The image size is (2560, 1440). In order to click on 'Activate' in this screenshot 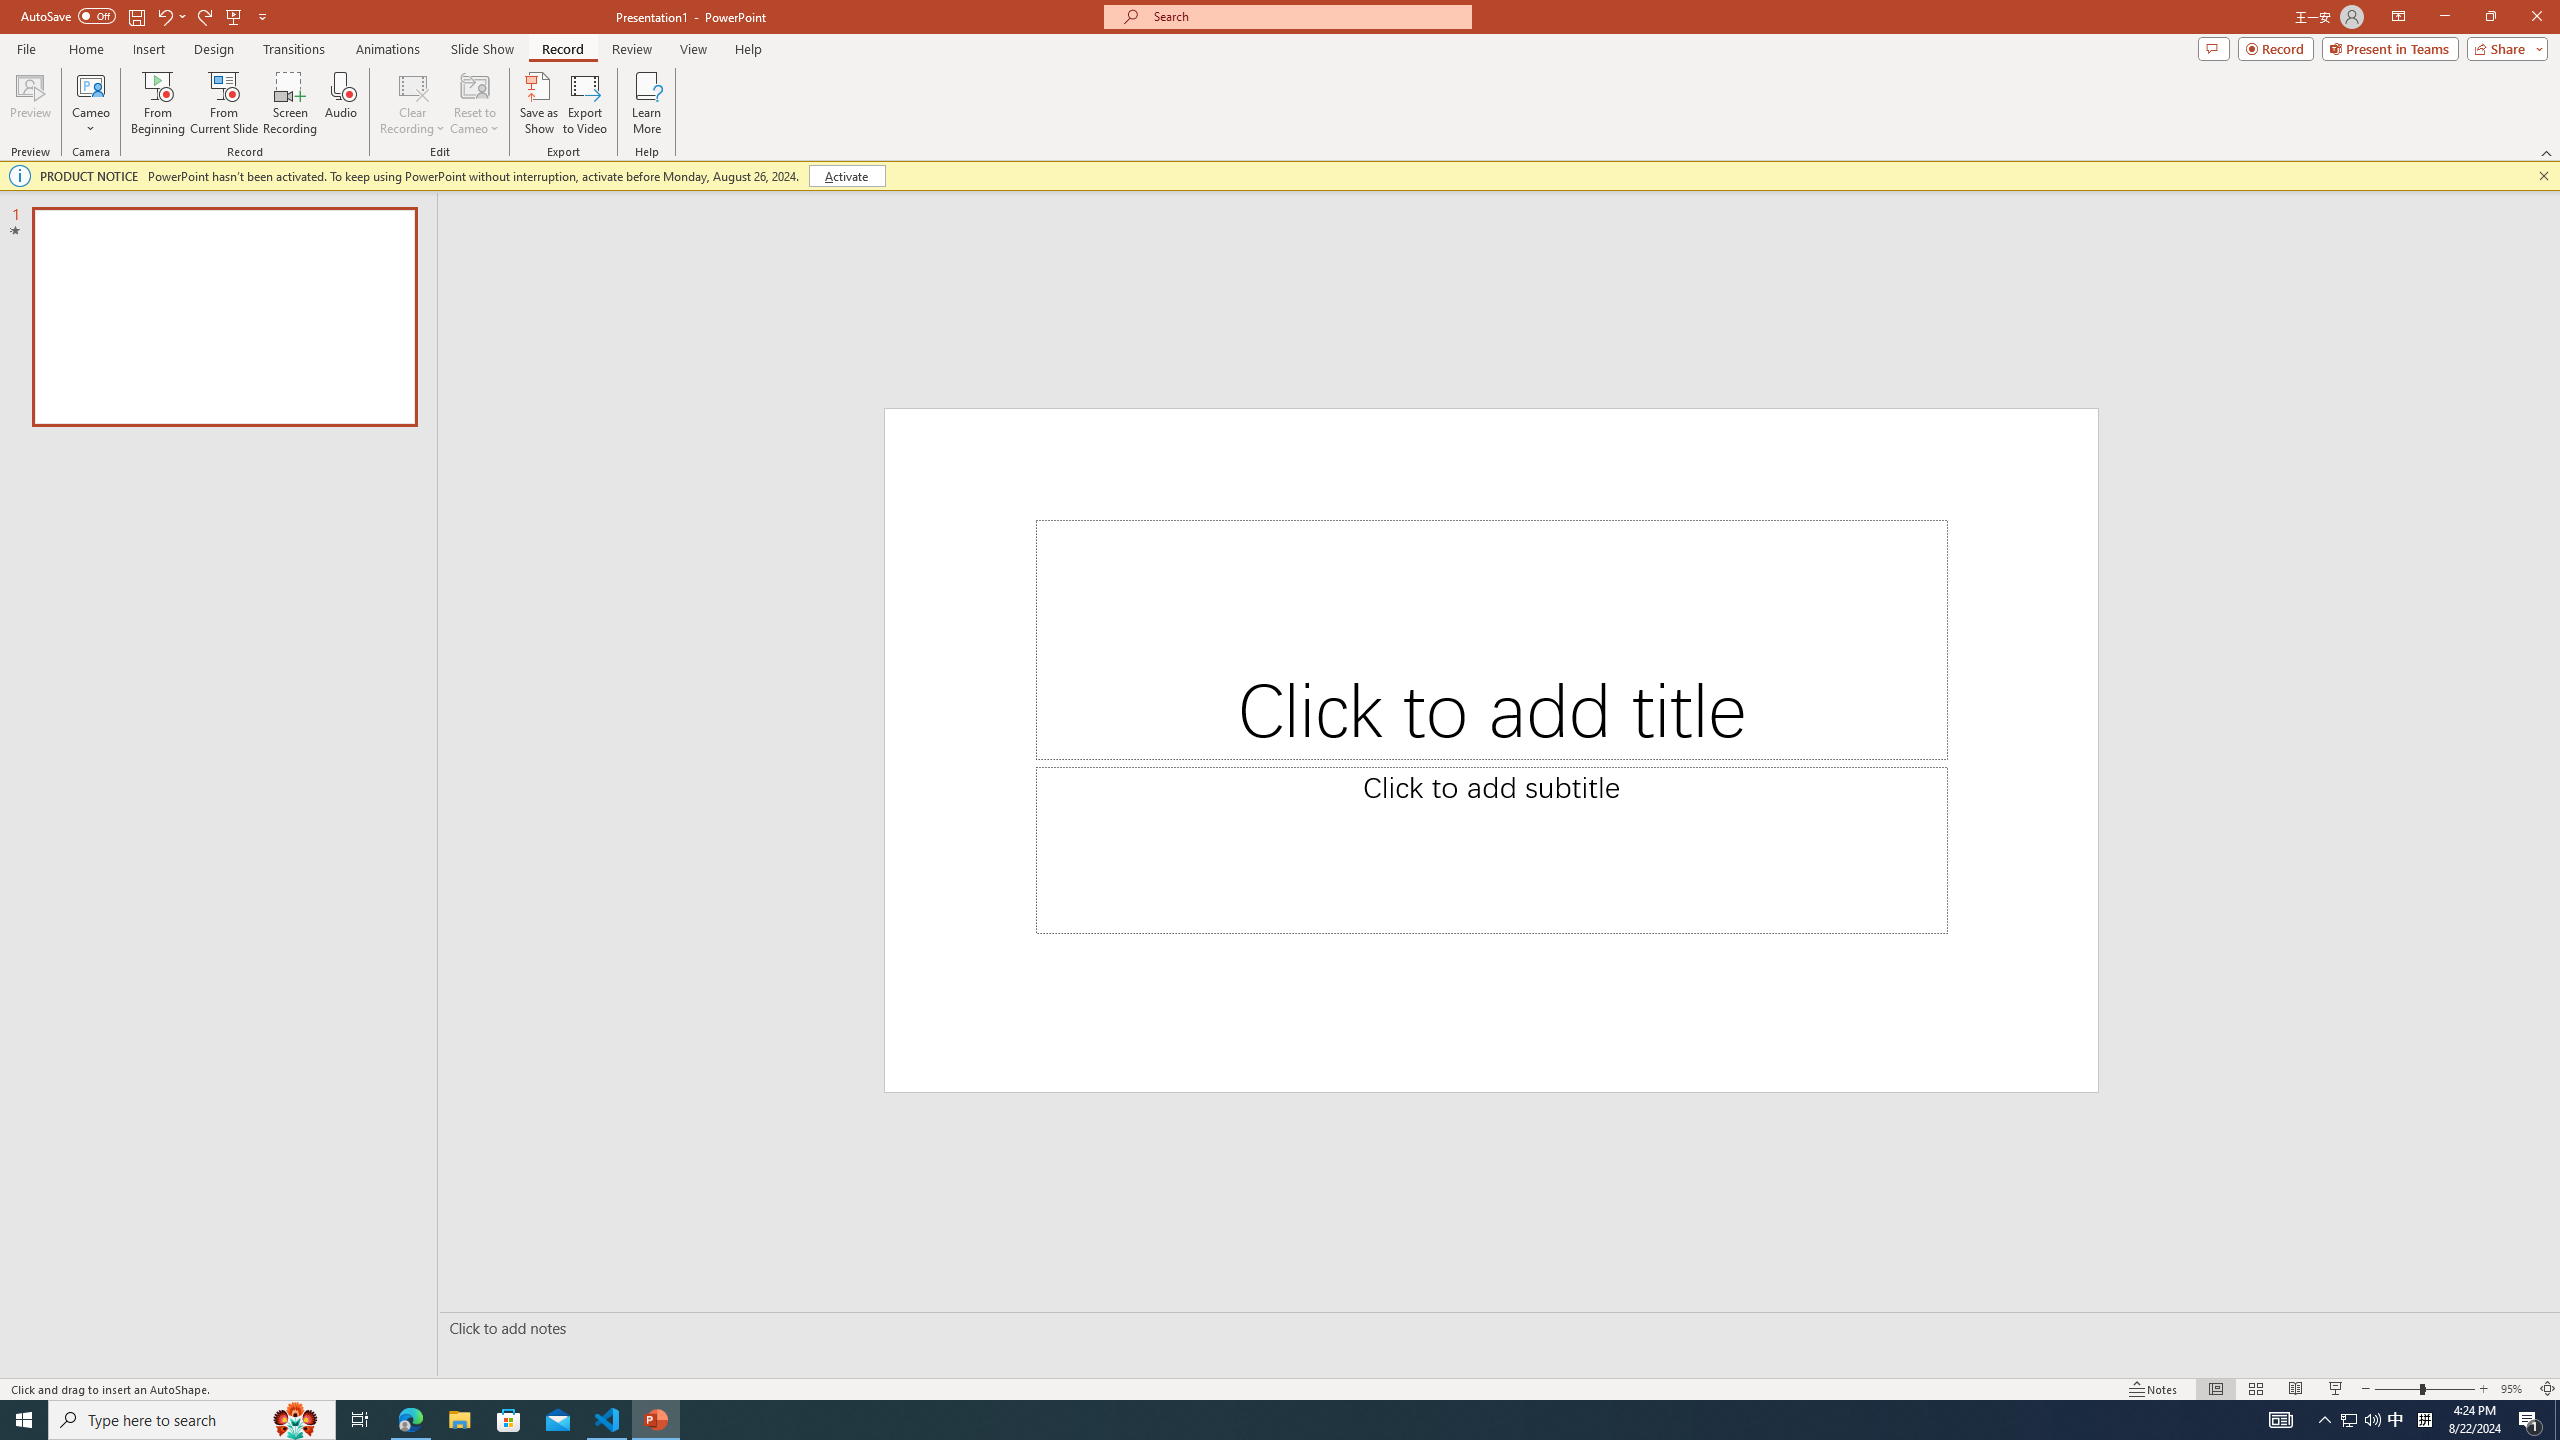, I will do `click(847, 176)`.